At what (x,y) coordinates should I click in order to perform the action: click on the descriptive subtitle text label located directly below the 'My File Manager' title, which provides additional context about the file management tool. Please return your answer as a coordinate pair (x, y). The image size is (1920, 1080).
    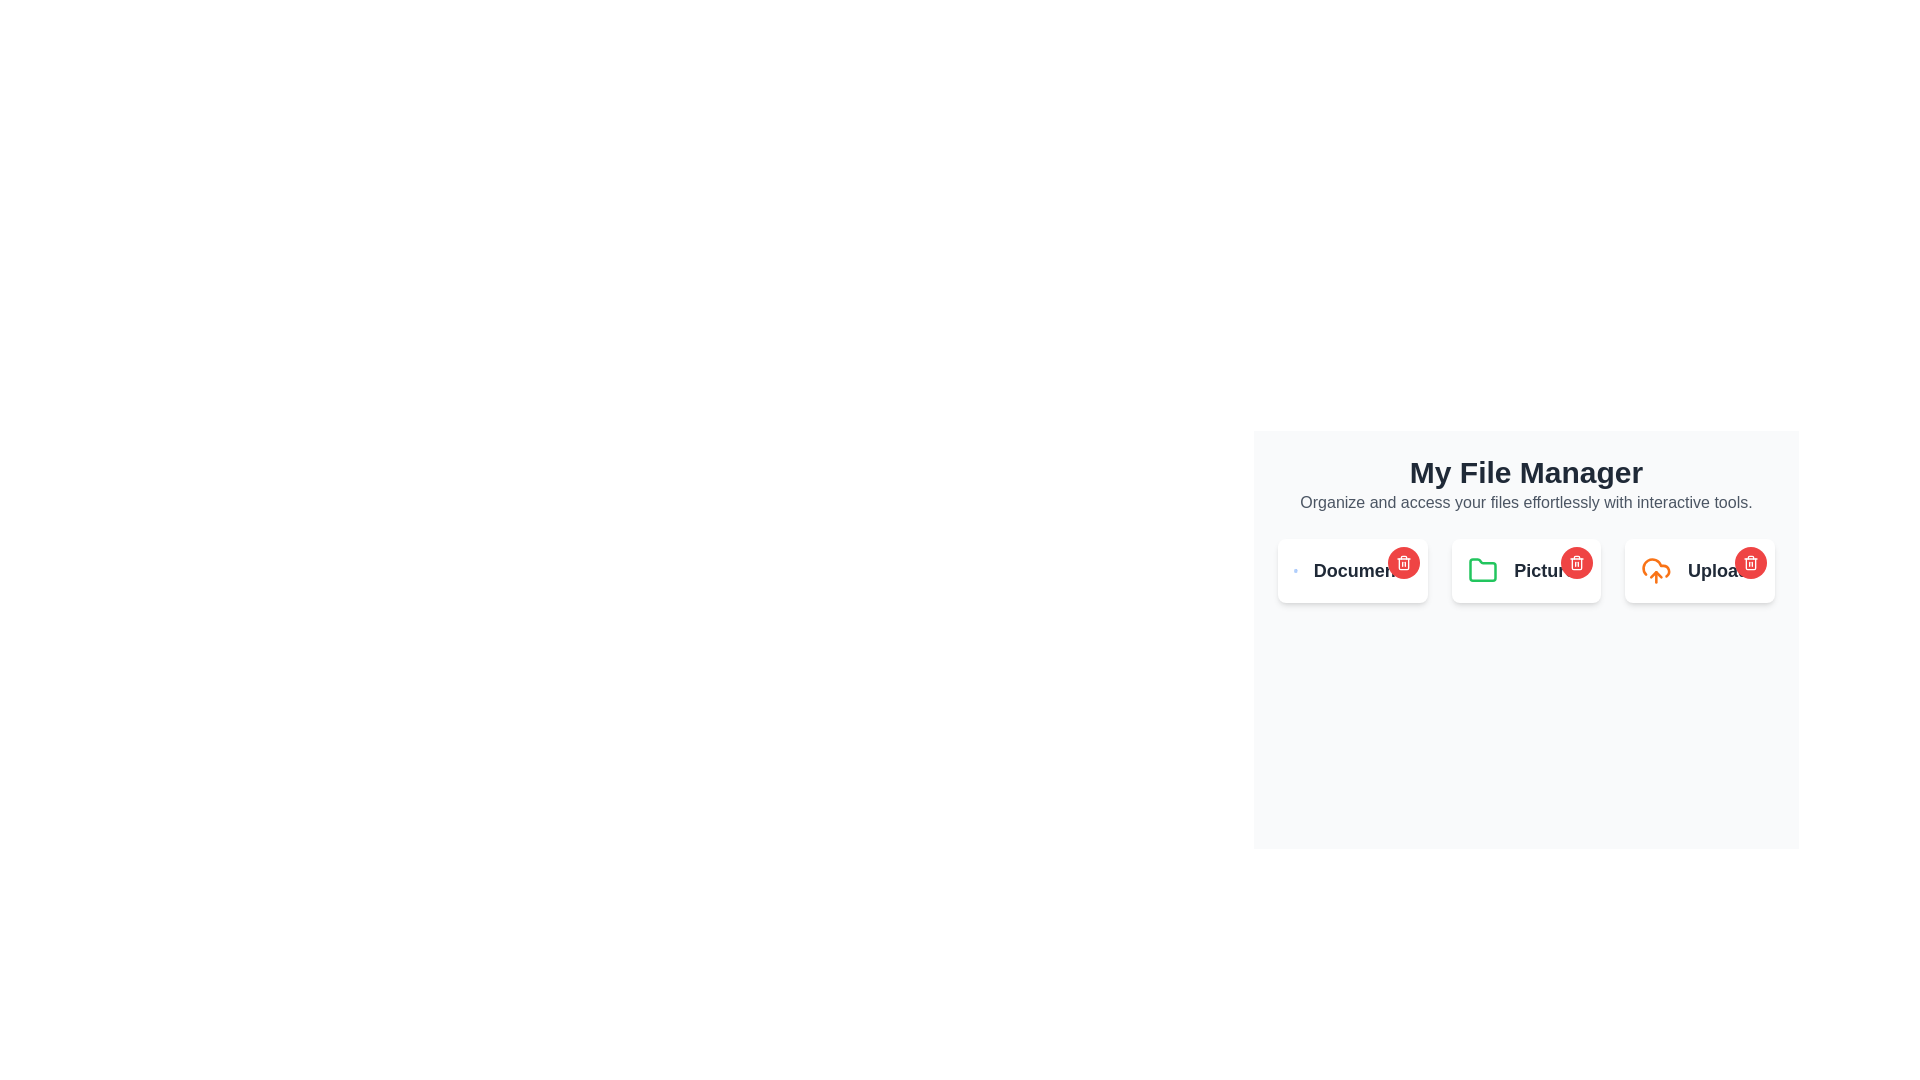
    Looking at the image, I should click on (1525, 501).